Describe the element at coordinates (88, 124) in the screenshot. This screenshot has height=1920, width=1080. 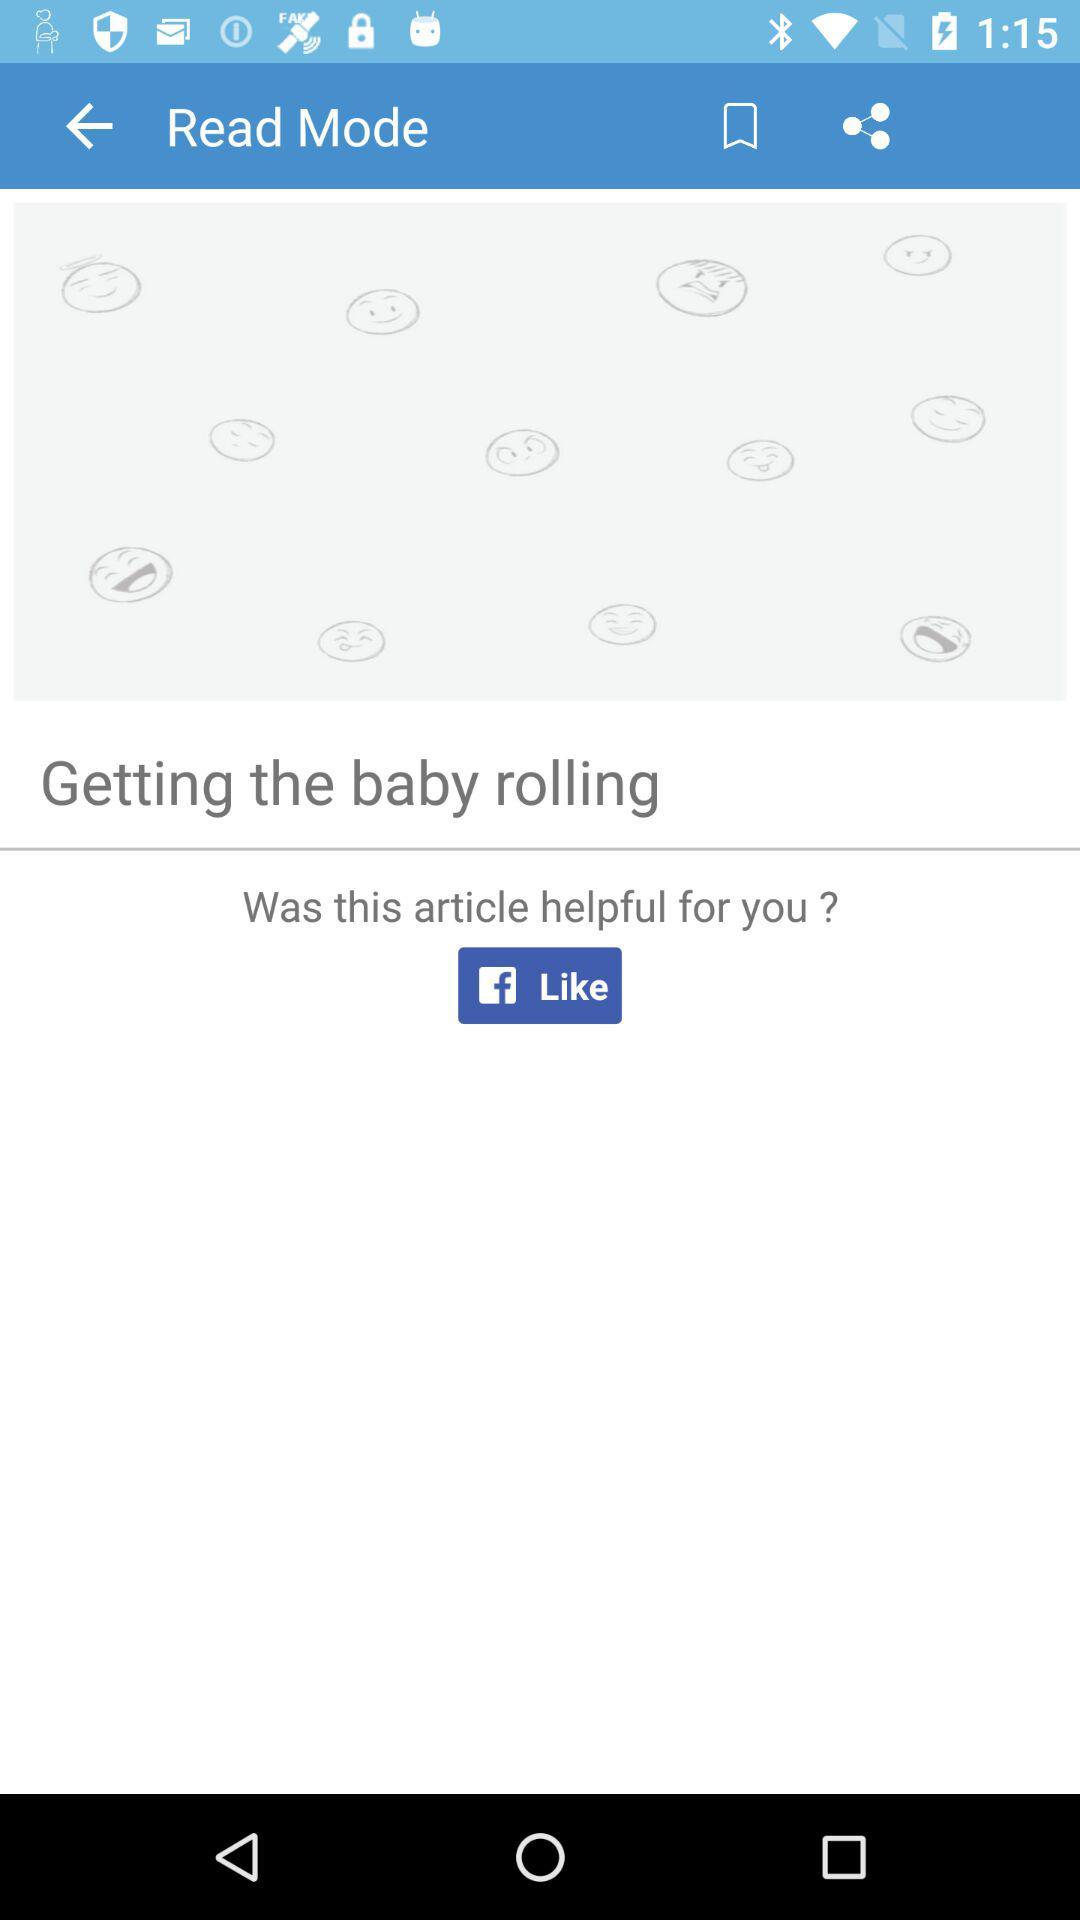
I see `back` at that location.